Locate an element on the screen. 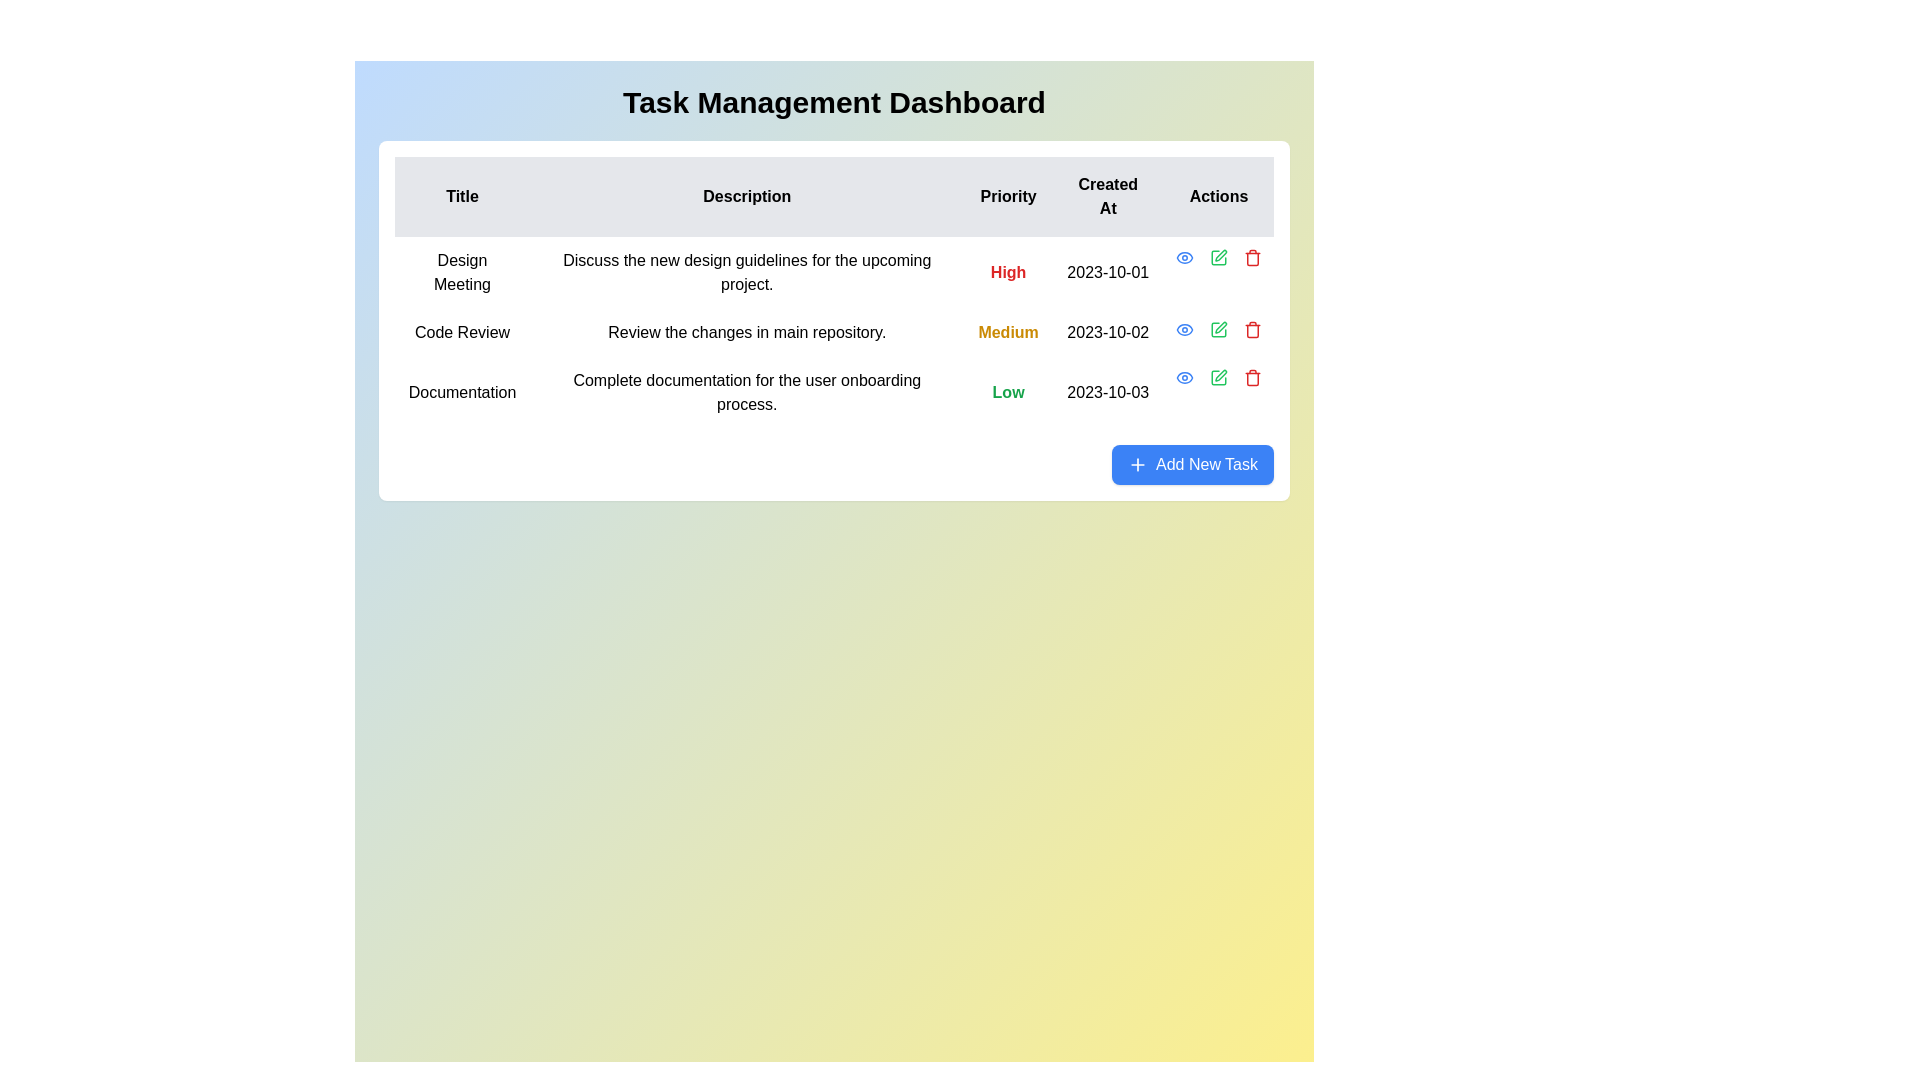 The width and height of the screenshot is (1920, 1080). the pen icon in the Actions column of the Code Review row is located at coordinates (1220, 254).